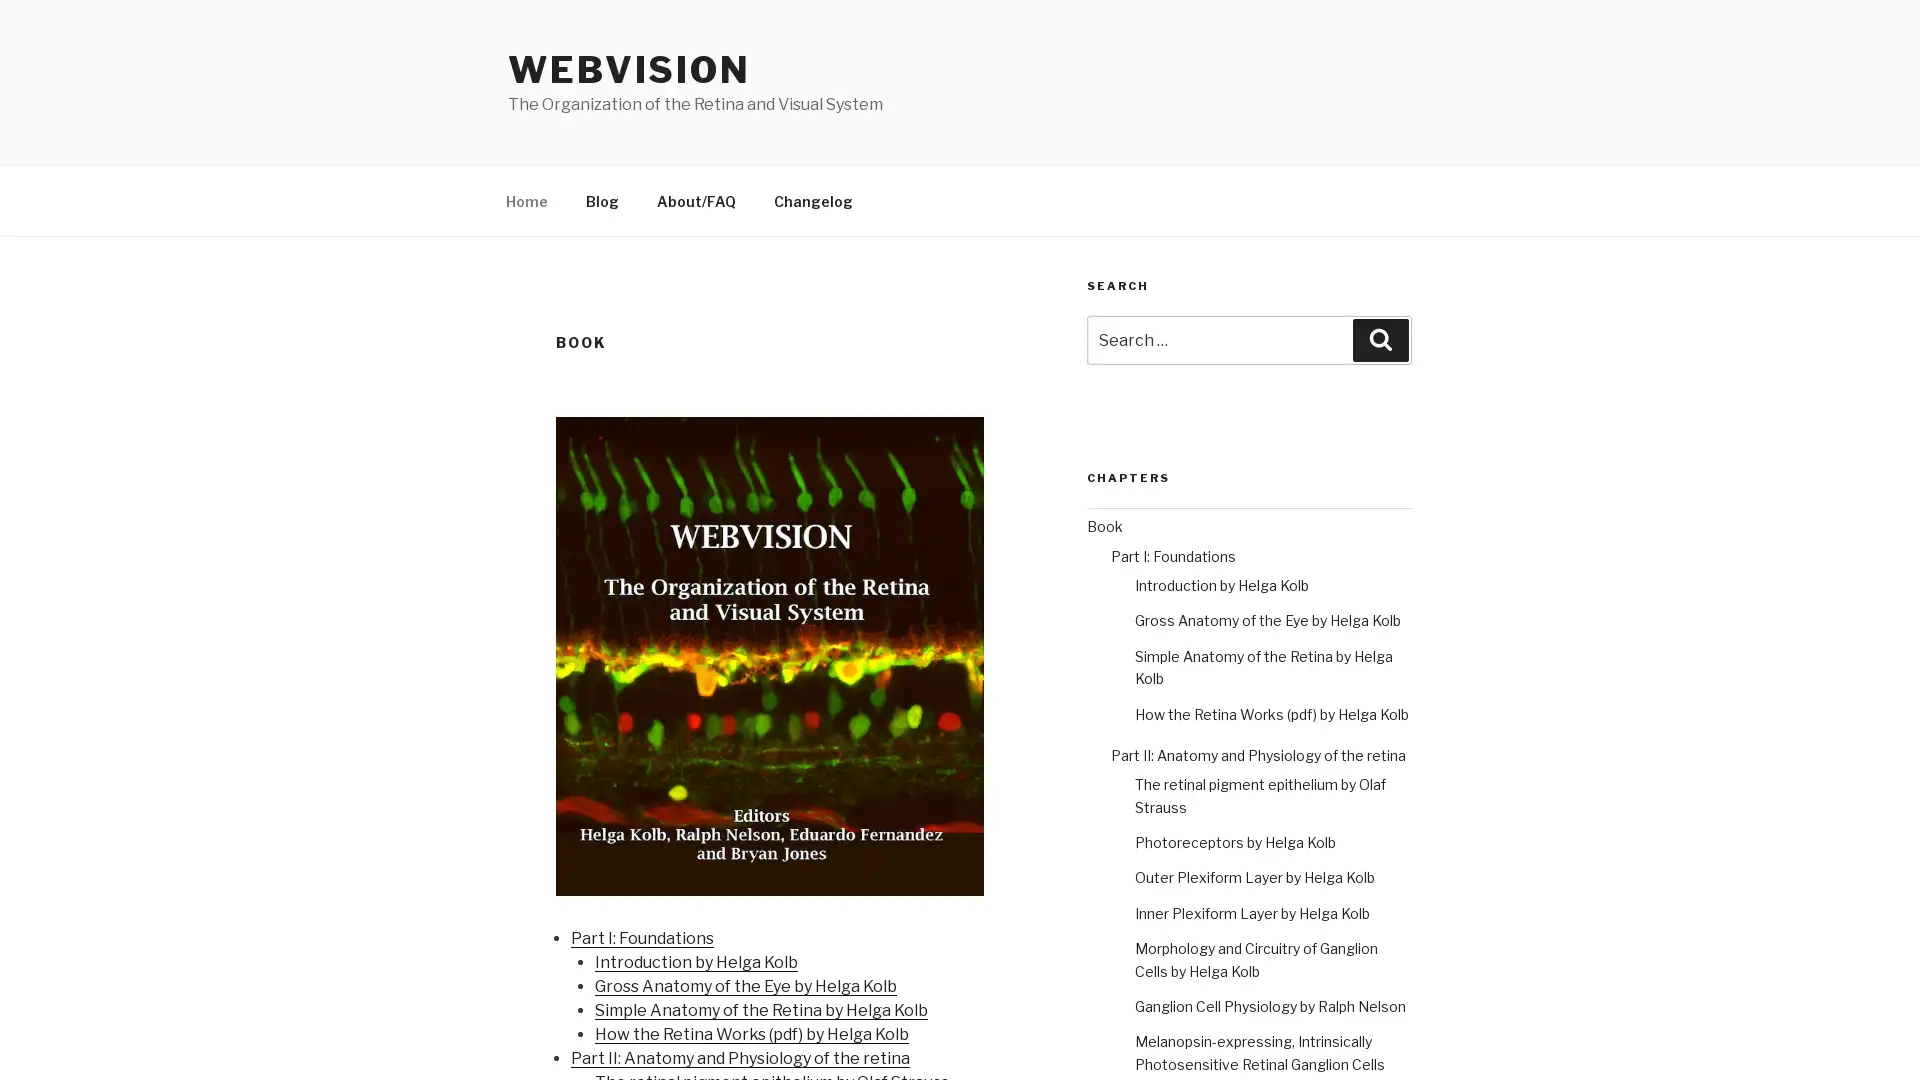 The image size is (1920, 1080). What do you see at coordinates (1380, 338) in the screenshot?
I see `Search` at bounding box center [1380, 338].